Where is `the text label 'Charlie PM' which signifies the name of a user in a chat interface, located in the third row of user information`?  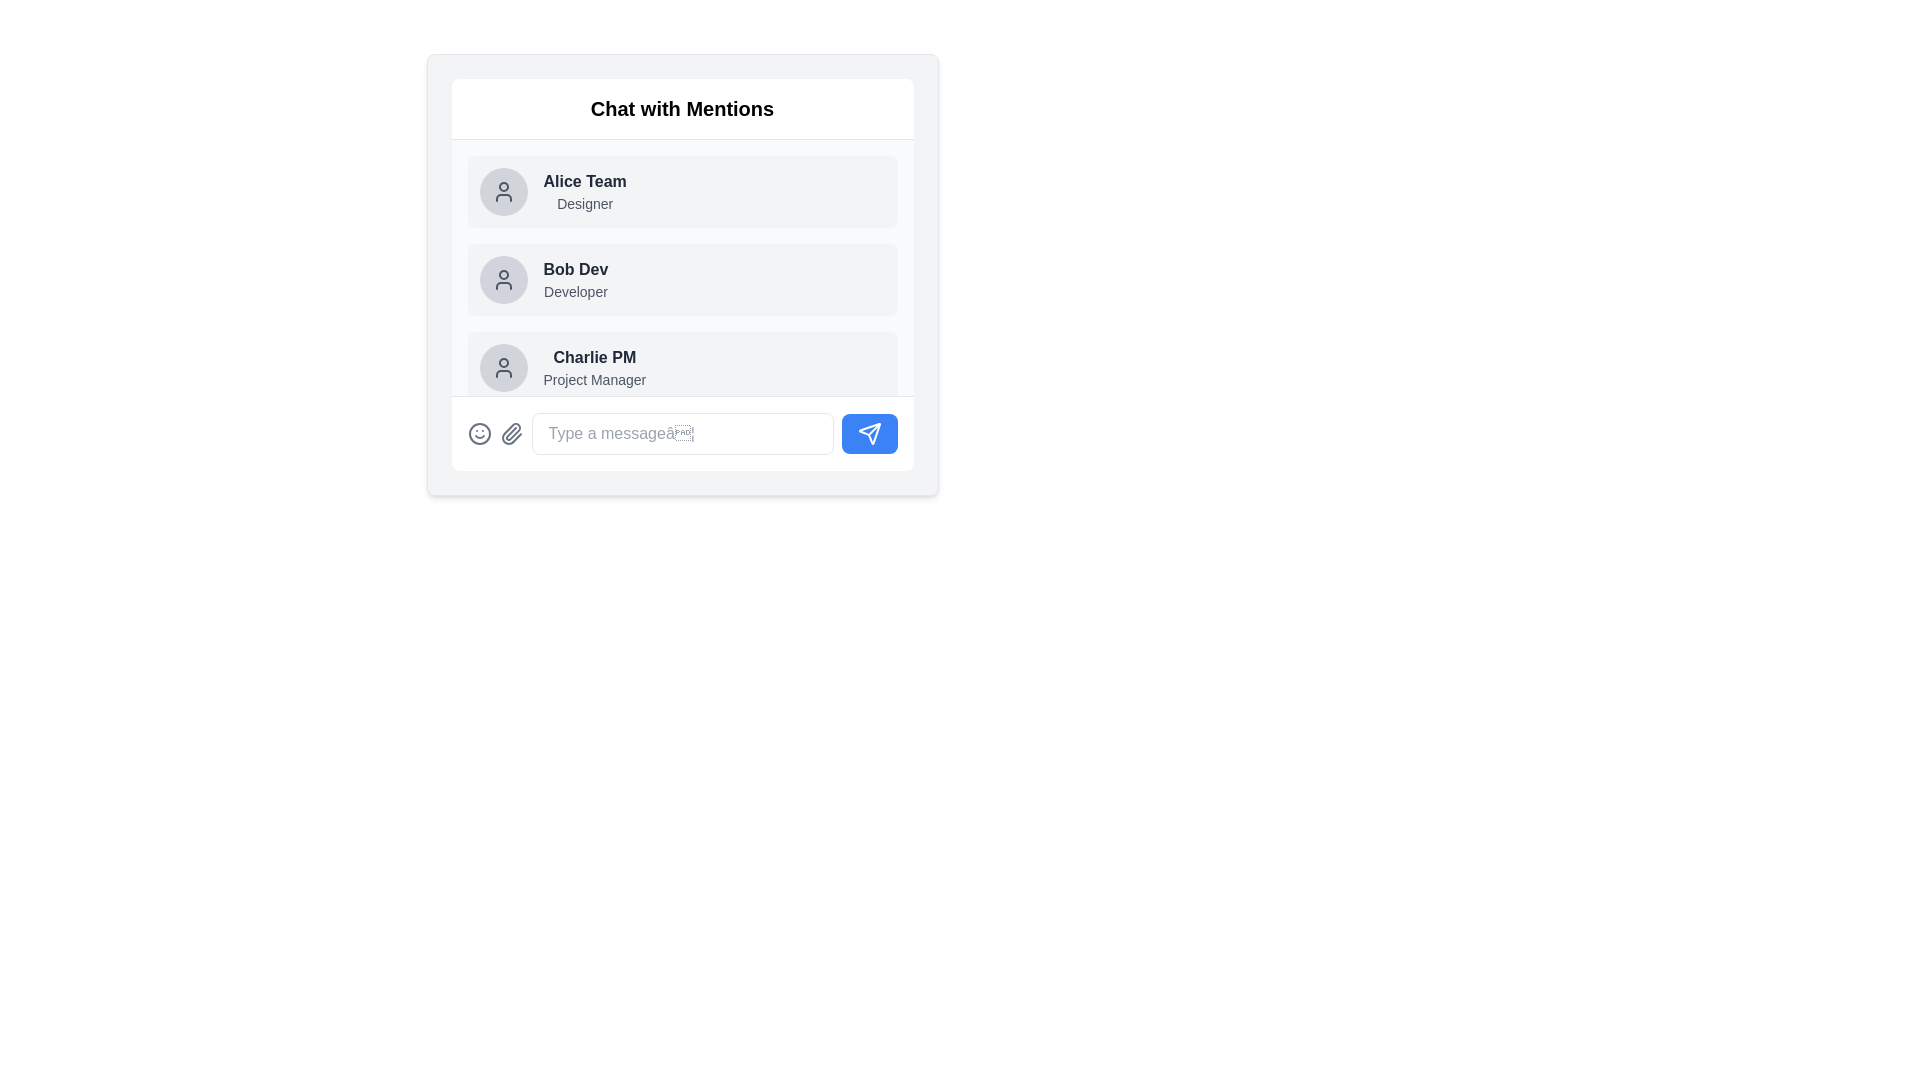
the text label 'Charlie PM' which signifies the name of a user in a chat interface, located in the third row of user information is located at coordinates (593, 357).